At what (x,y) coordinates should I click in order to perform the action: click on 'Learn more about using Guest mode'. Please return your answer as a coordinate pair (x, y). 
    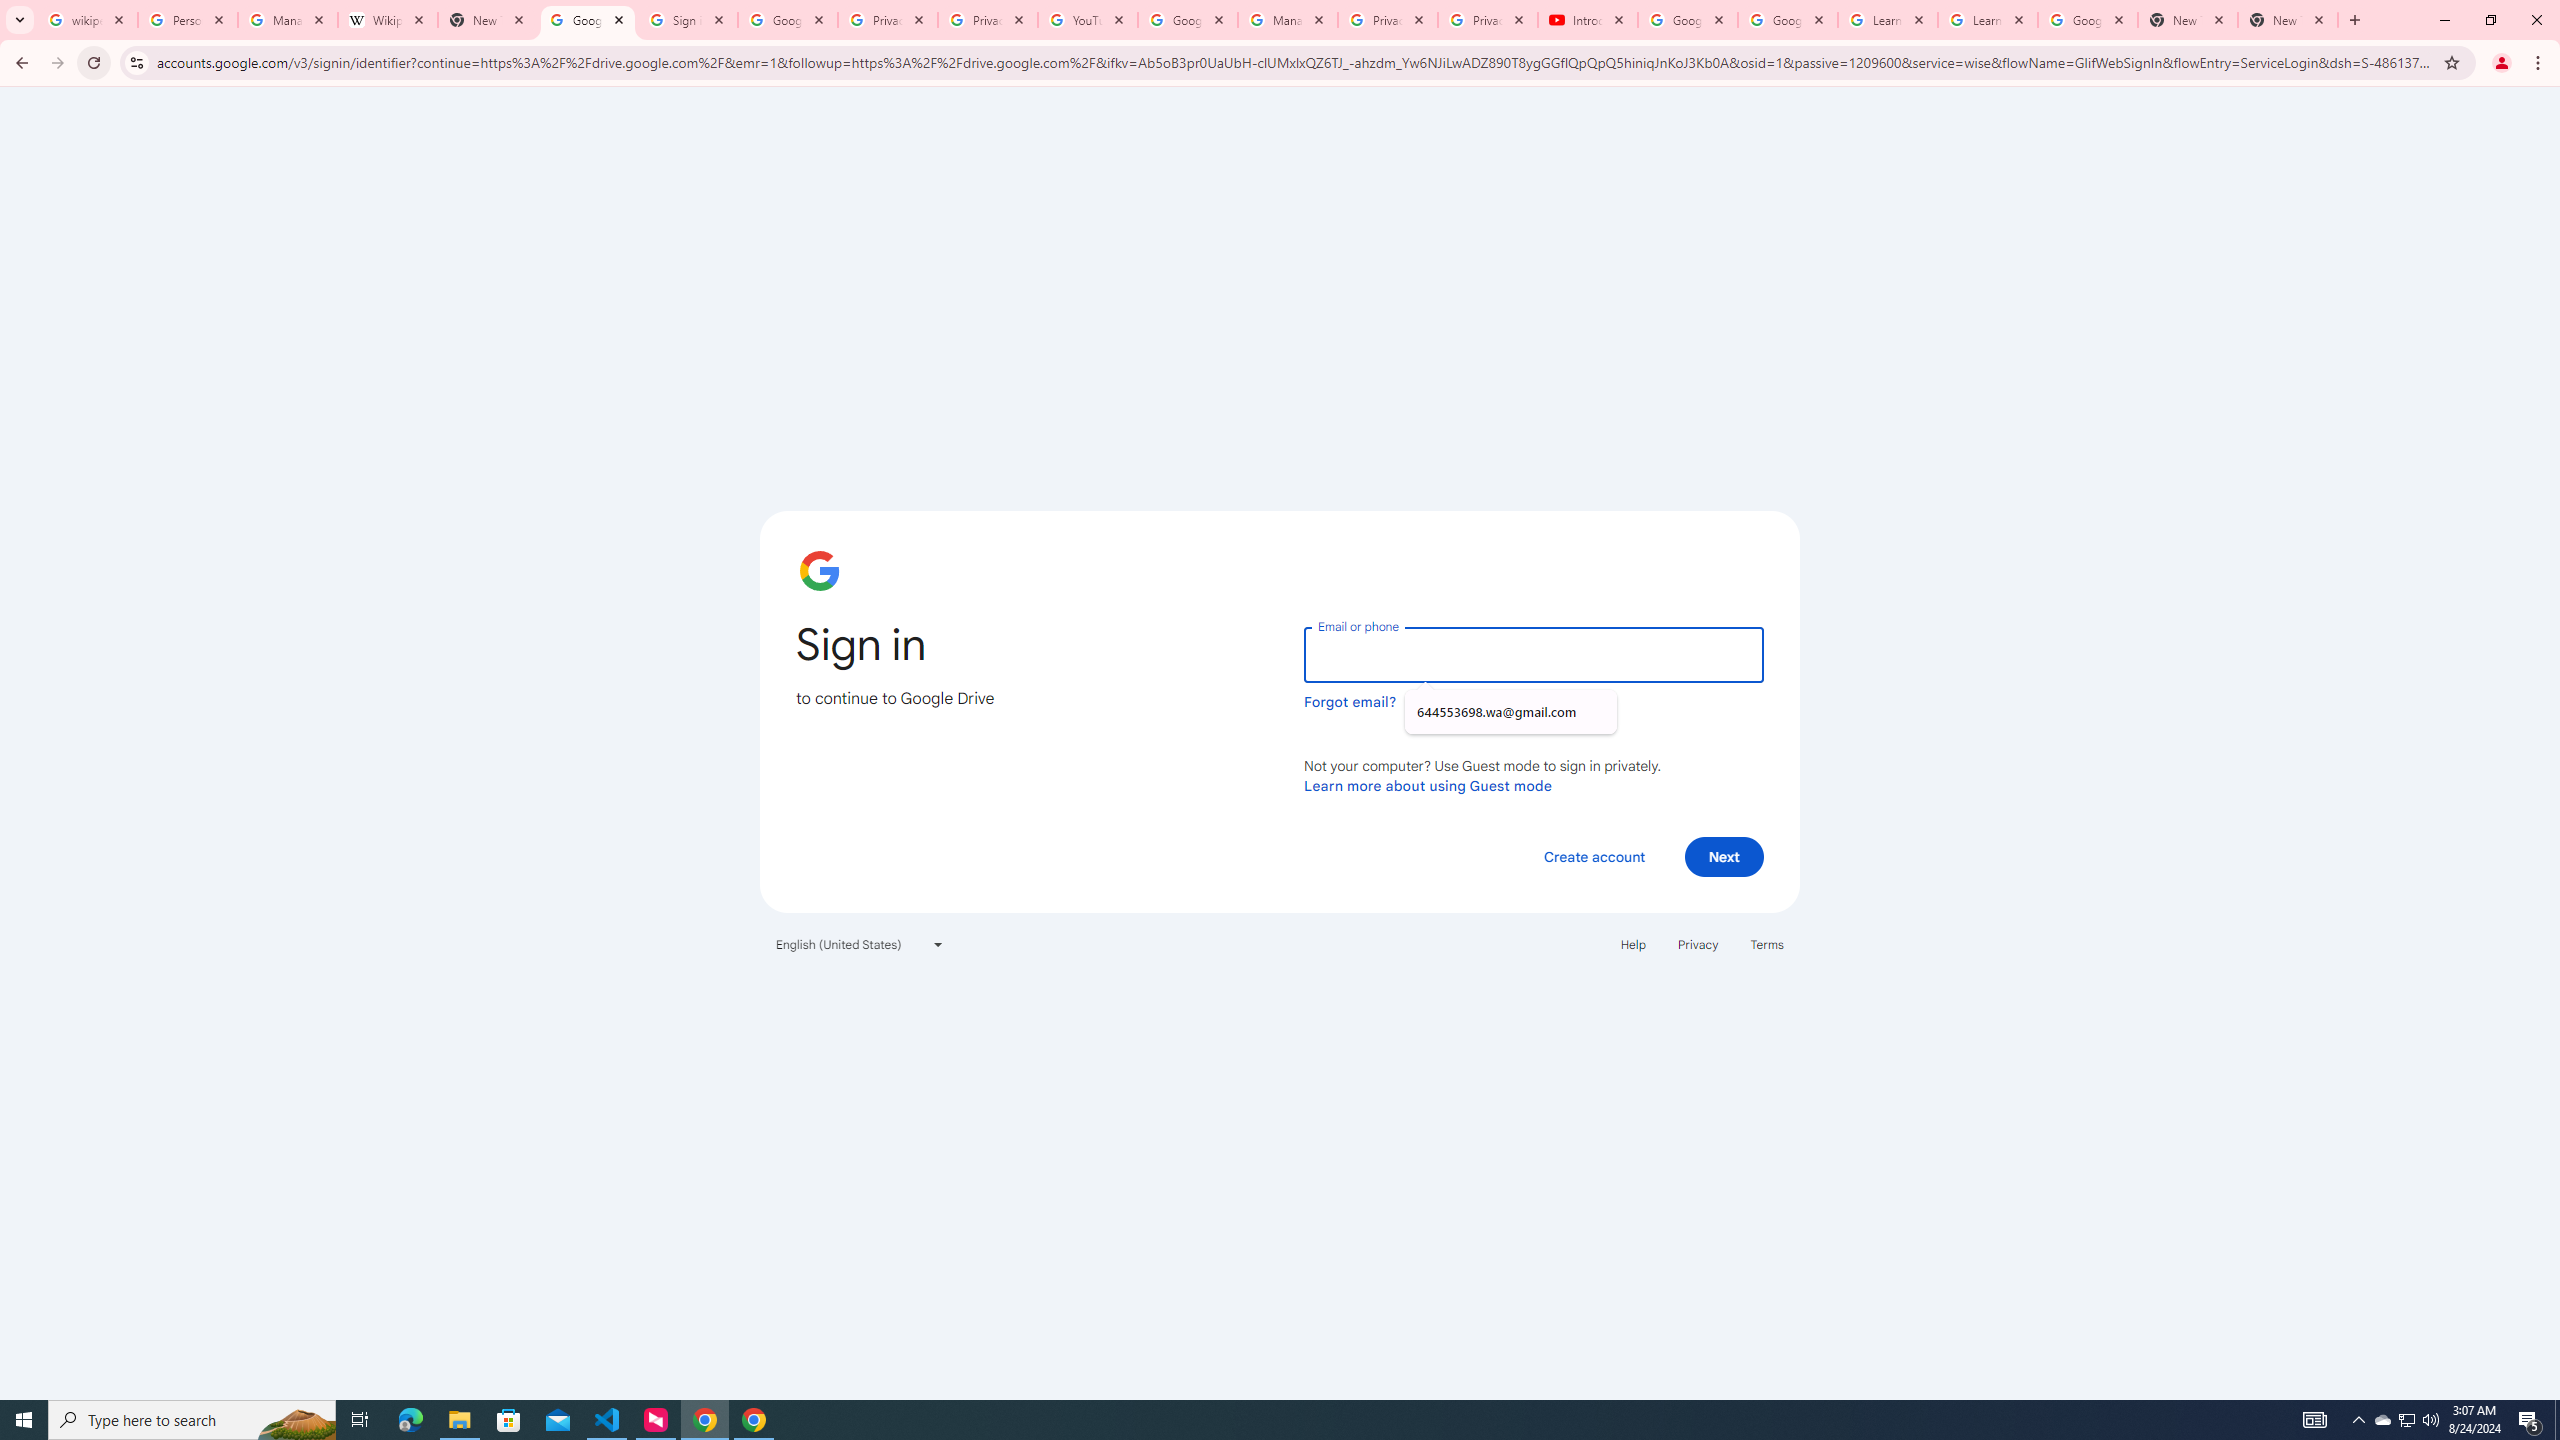
    Looking at the image, I should click on (1427, 785).